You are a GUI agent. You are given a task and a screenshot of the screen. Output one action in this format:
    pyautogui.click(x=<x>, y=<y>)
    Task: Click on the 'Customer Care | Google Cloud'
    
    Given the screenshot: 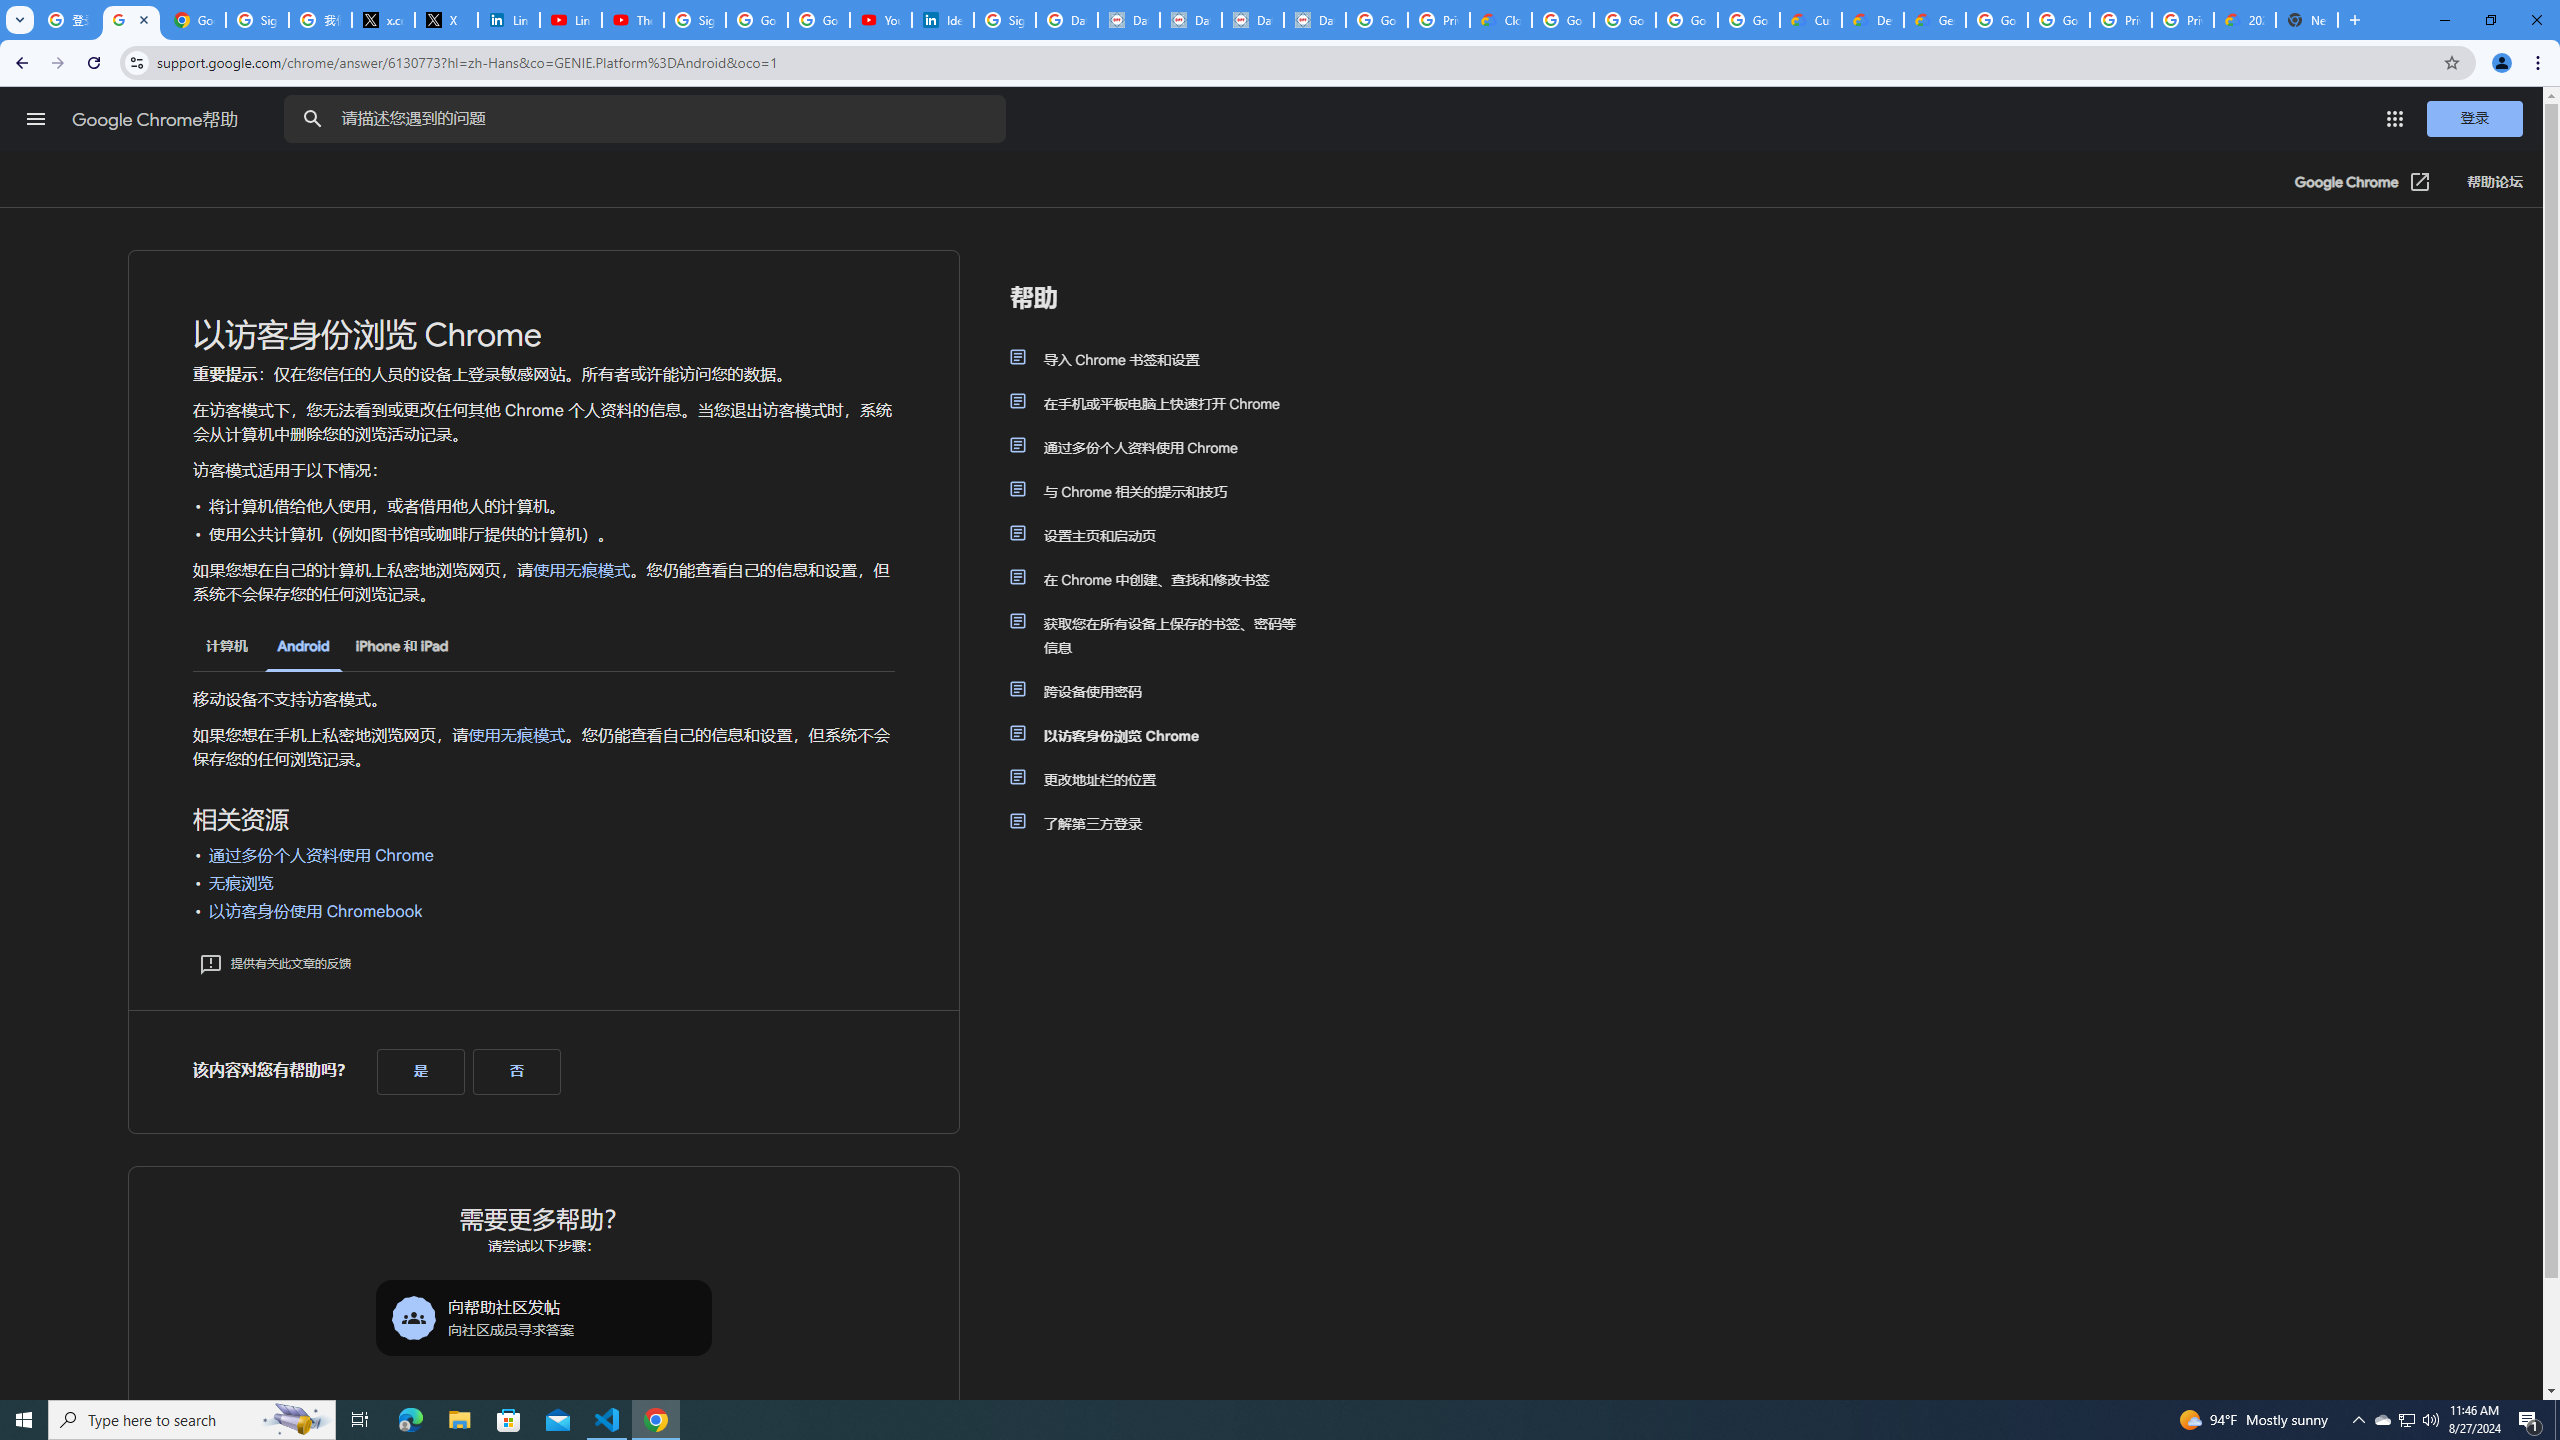 What is the action you would take?
    pyautogui.click(x=1810, y=19)
    